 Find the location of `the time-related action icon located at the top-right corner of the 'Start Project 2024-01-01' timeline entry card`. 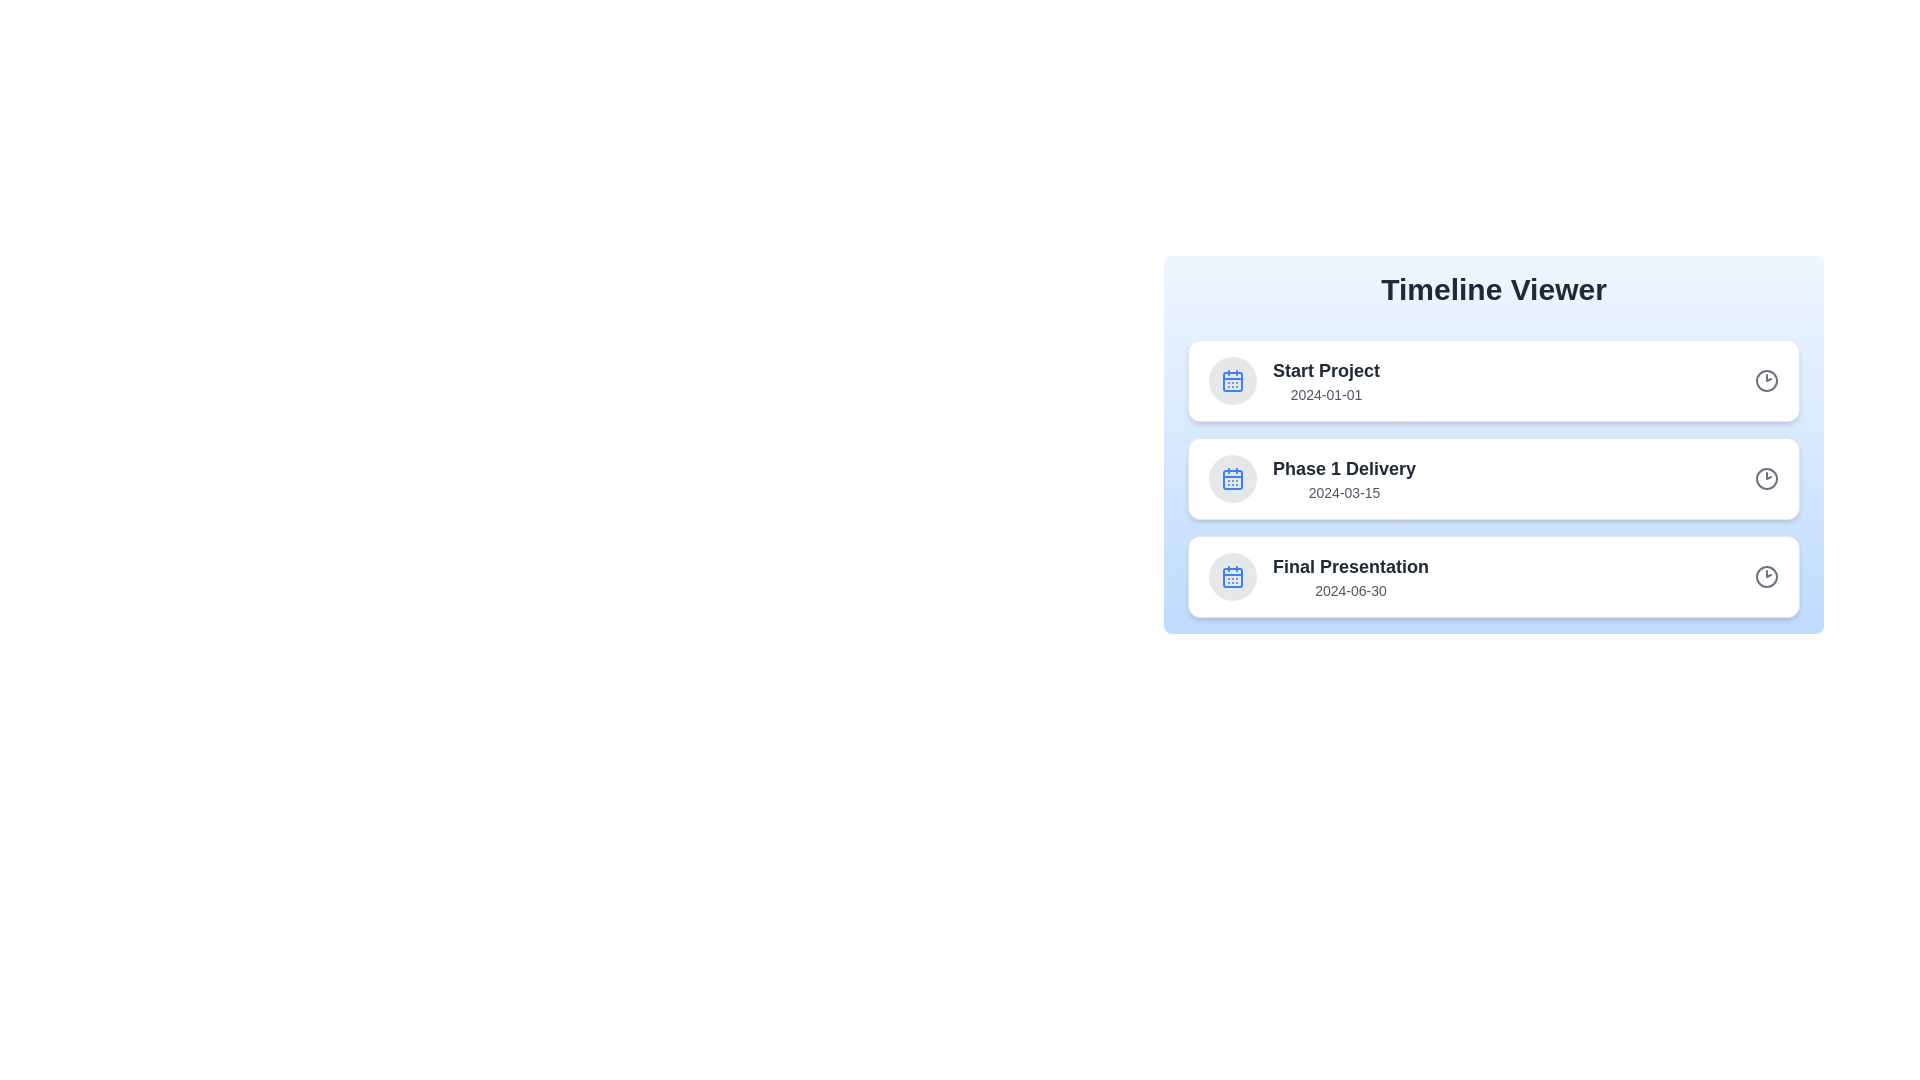

the time-related action icon located at the top-right corner of the 'Start Project 2024-01-01' timeline entry card is located at coordinates (1766, 381).